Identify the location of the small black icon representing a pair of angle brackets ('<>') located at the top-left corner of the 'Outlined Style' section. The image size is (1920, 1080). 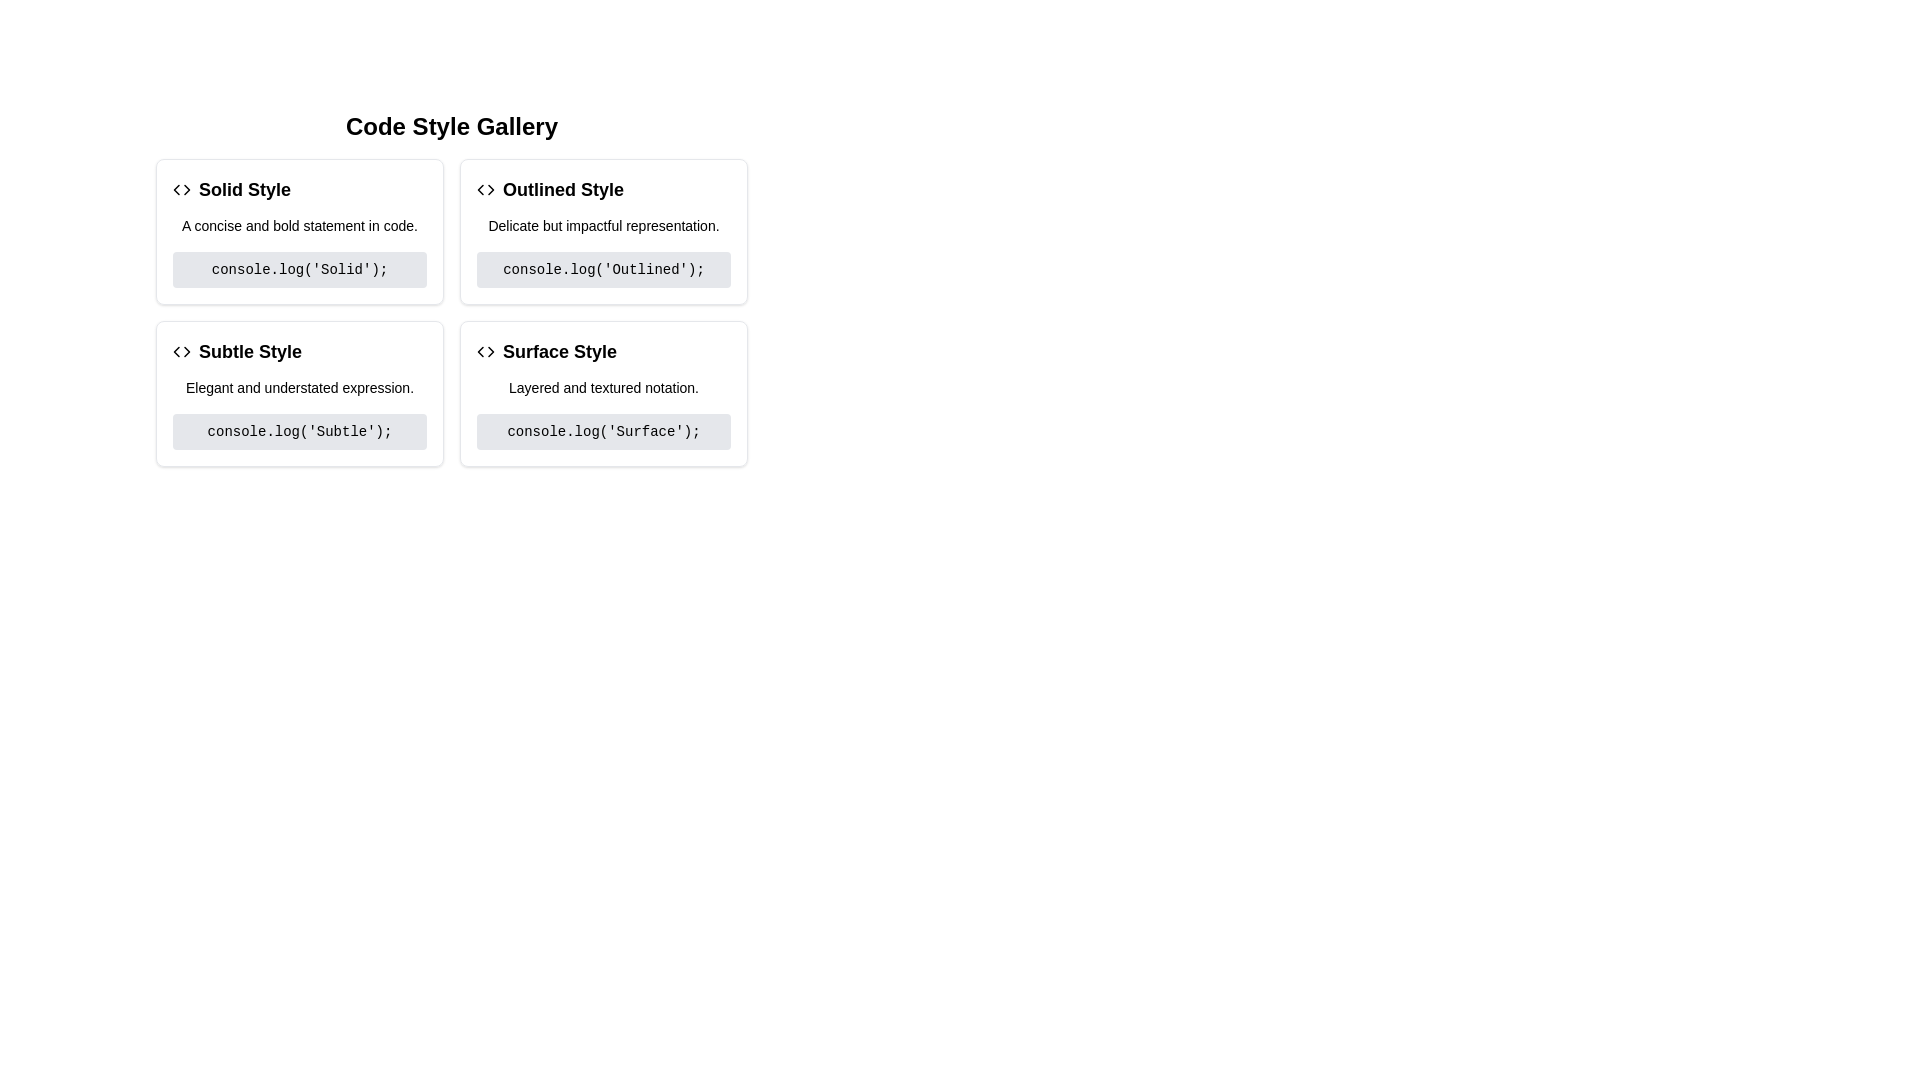
(485, 189).